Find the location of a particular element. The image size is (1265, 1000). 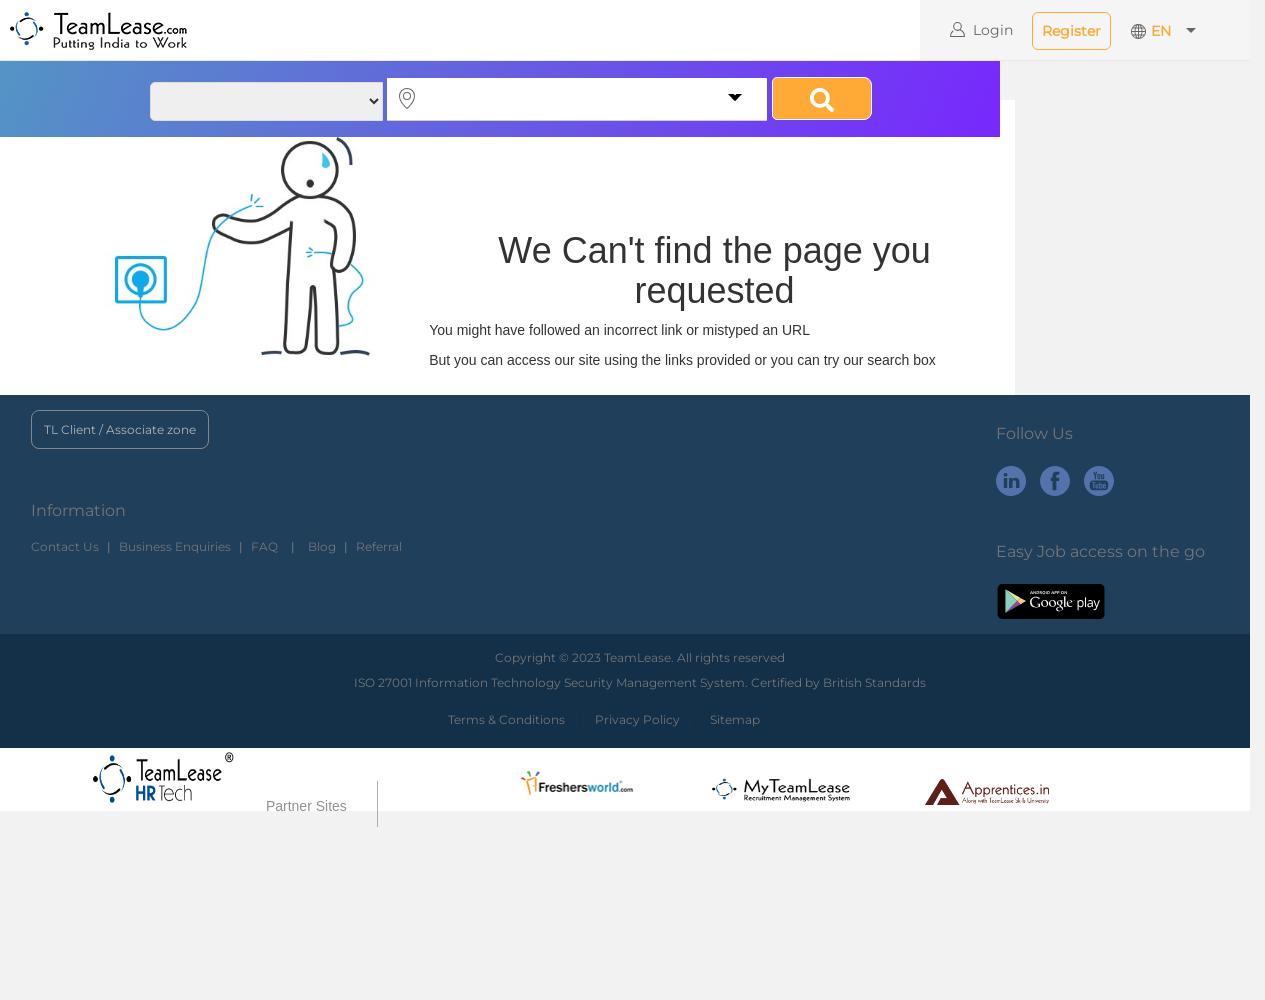

'Information' is located at coordinates (77, 509).